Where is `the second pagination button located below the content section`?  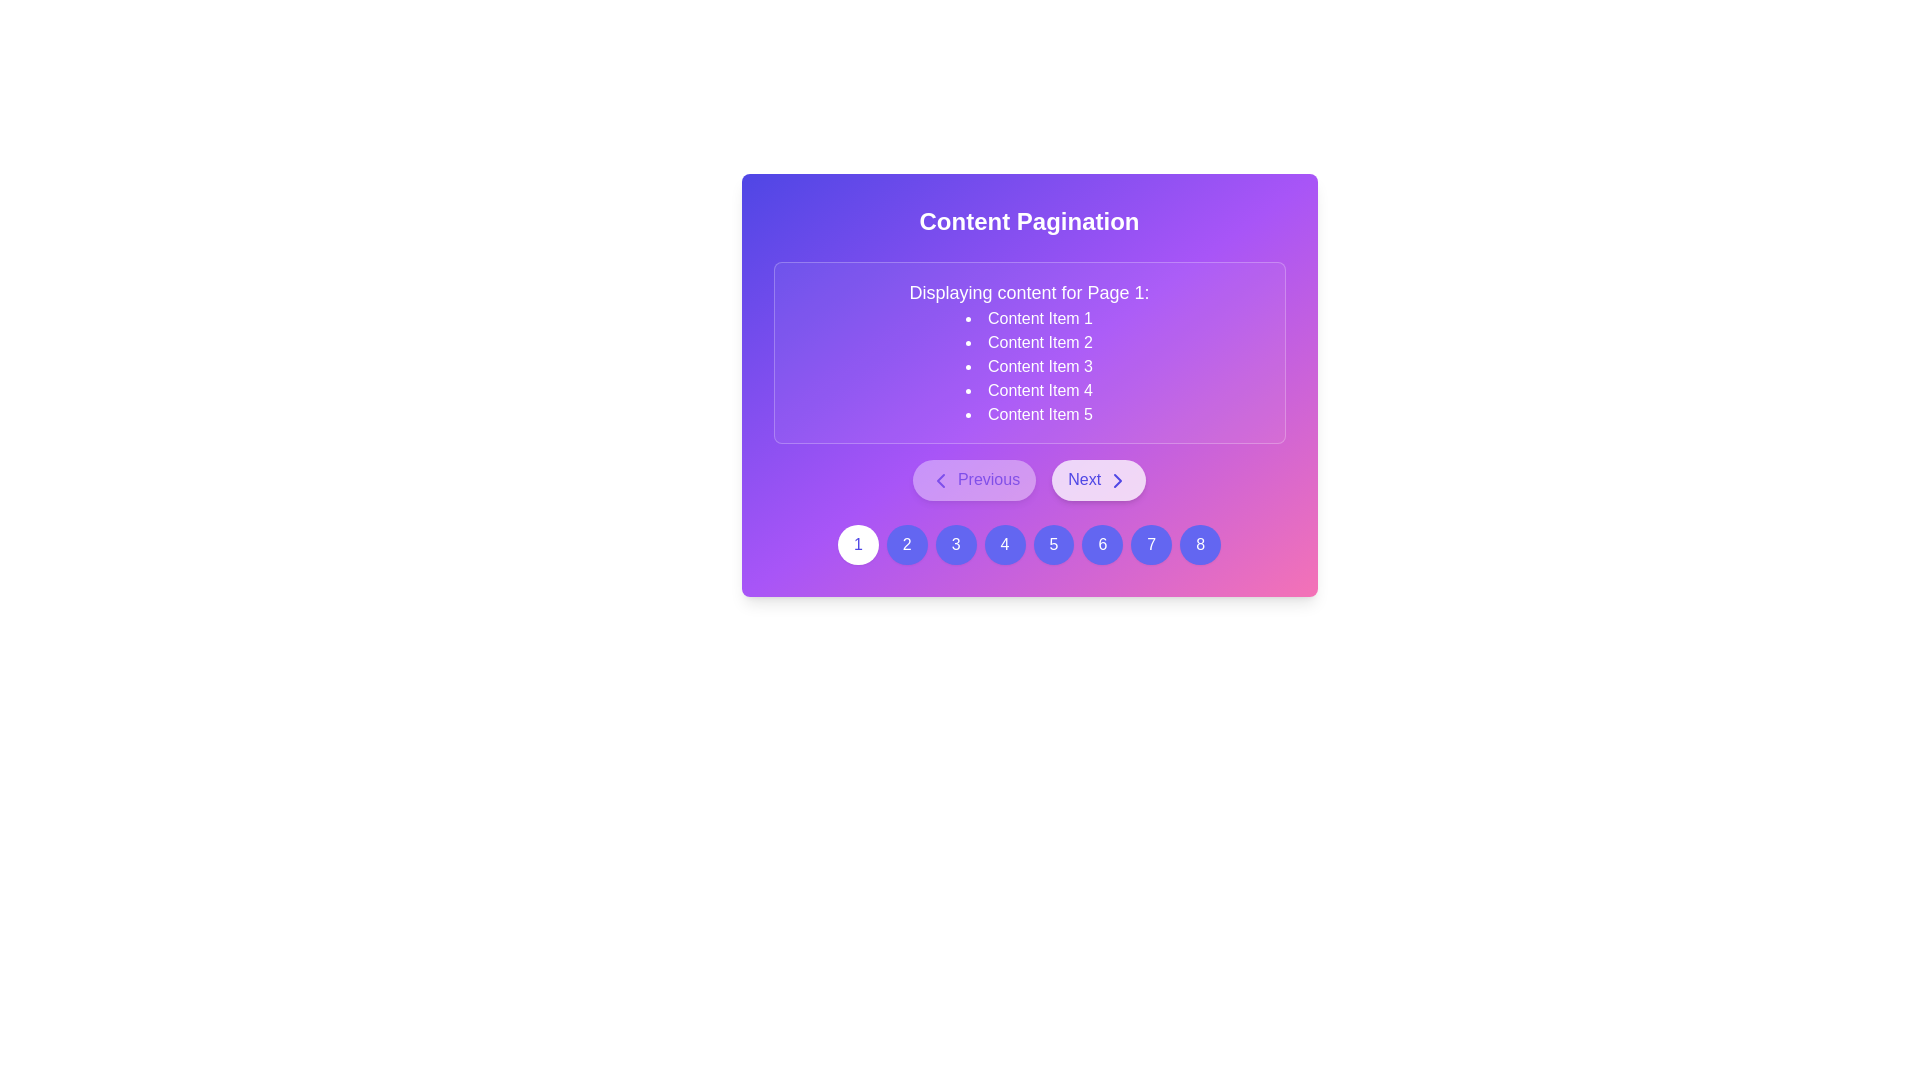
the second pagination button located below the content section is located at coordinates (906, 544).